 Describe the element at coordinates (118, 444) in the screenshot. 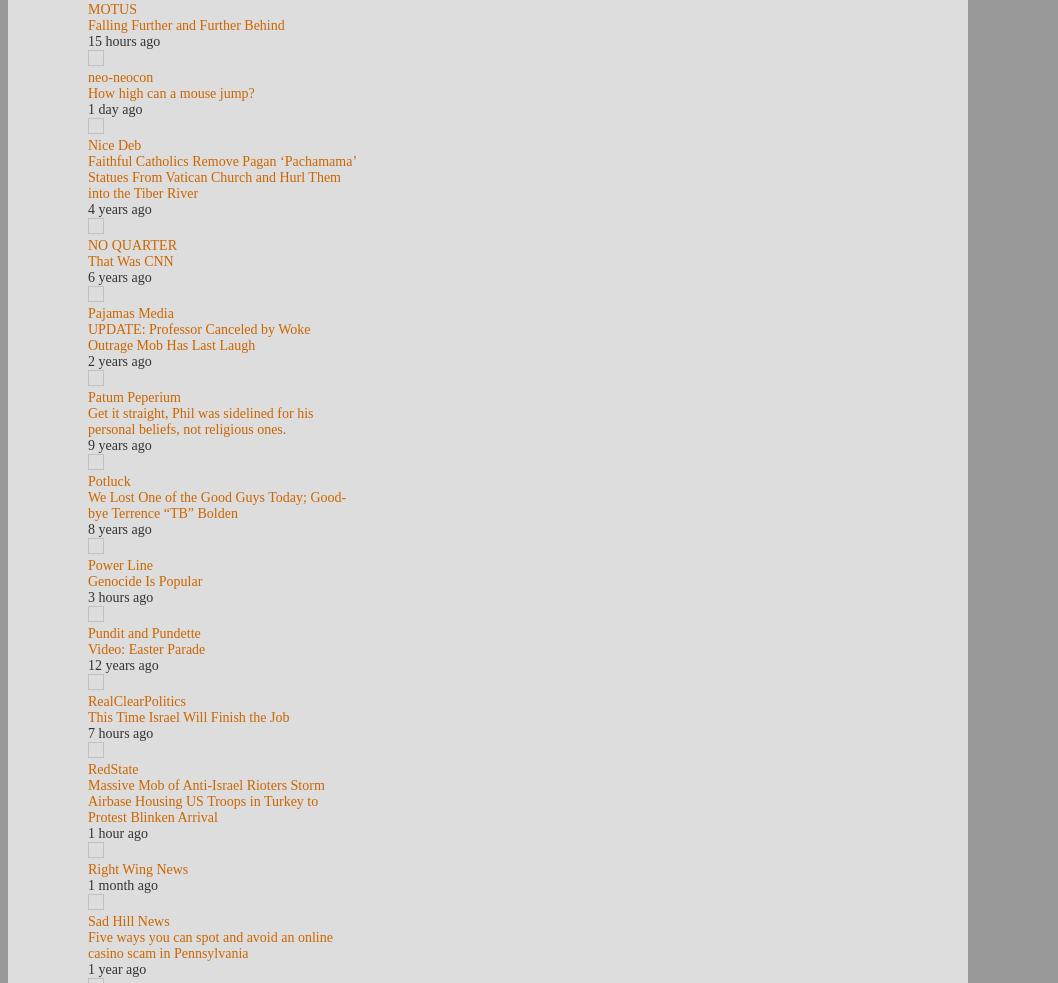

I see `'9 years ago'` at that location.